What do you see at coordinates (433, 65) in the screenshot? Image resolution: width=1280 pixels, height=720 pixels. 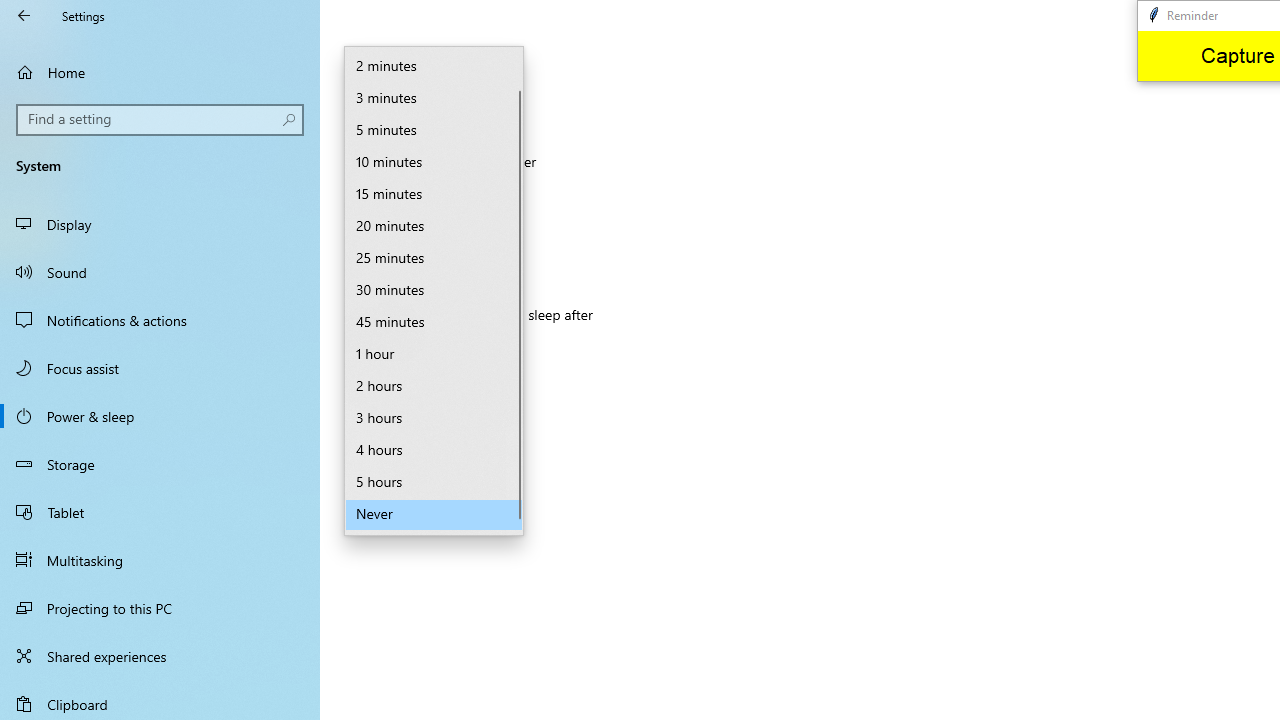 I see `'2 minutes'` at bounding box center [433, 65].